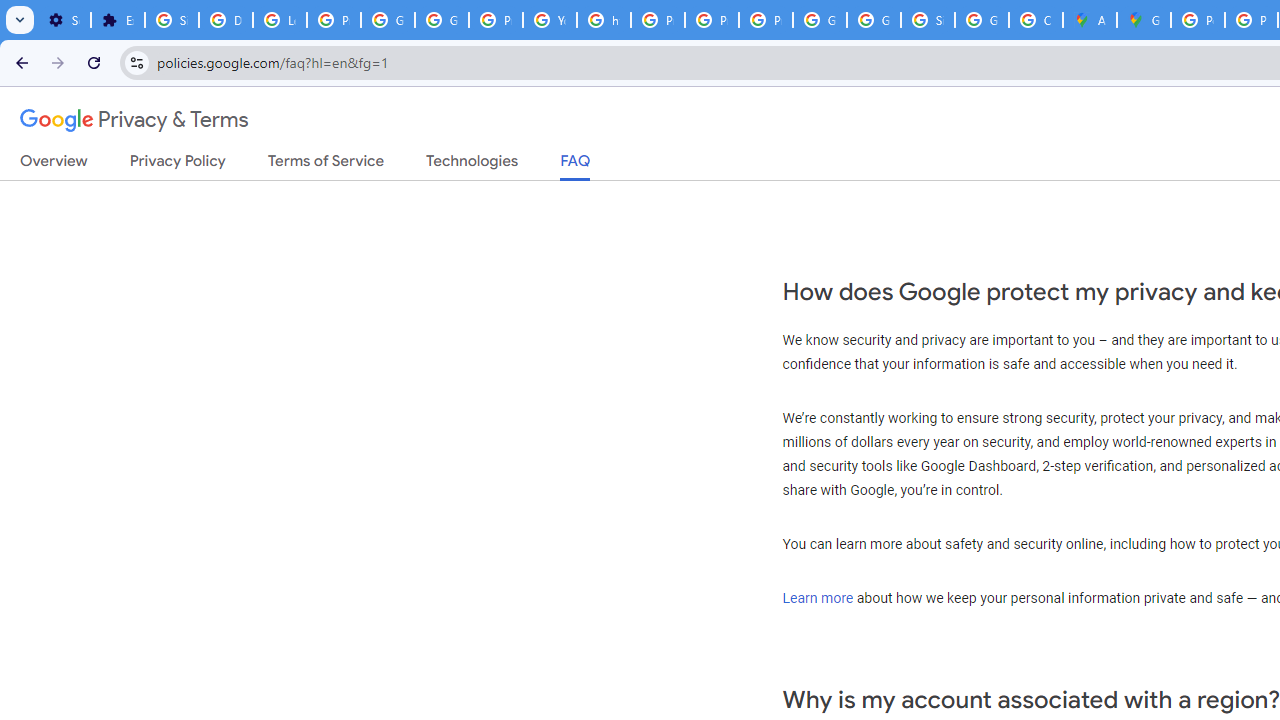 Image resolution: width=1280 pixels, height=720 pixels. Describe the element at coordinates (326, 164) in the screenshot. I see `'Terms of Service'` at that location.